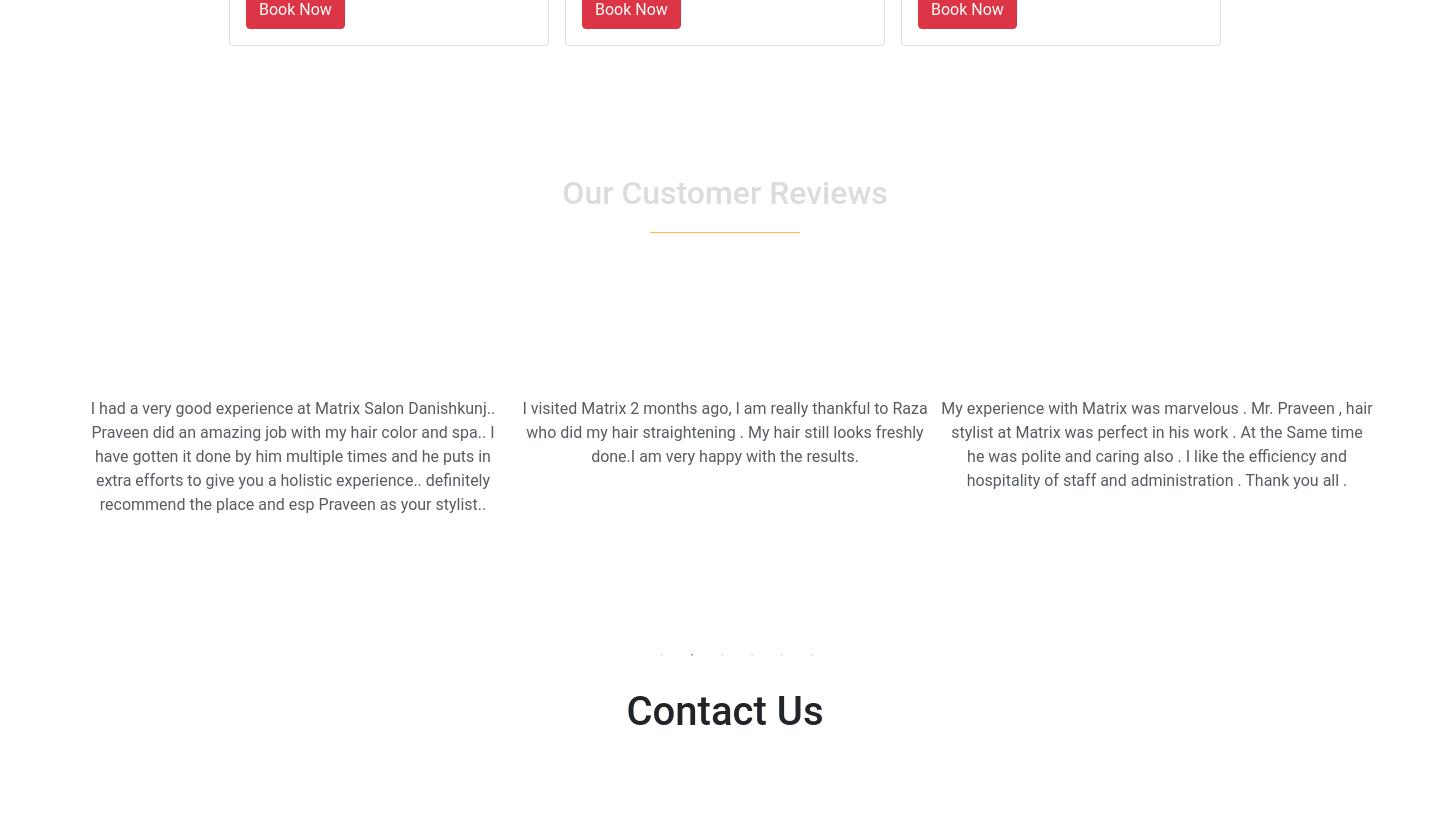  What do you see at coordinates (617, 814) in the screenshot?
I see `'Monday:'` at bounding box center [617, 814].